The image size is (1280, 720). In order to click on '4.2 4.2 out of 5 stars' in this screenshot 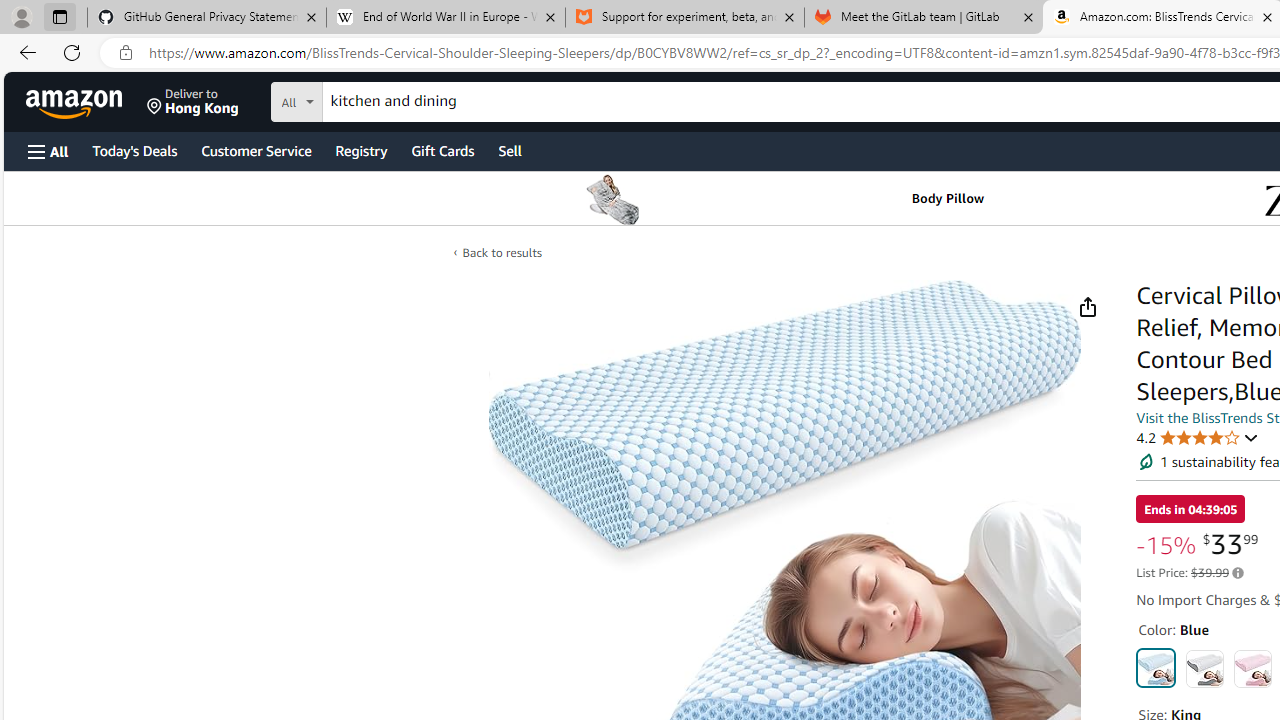, I will do `click(1198, 436)`.